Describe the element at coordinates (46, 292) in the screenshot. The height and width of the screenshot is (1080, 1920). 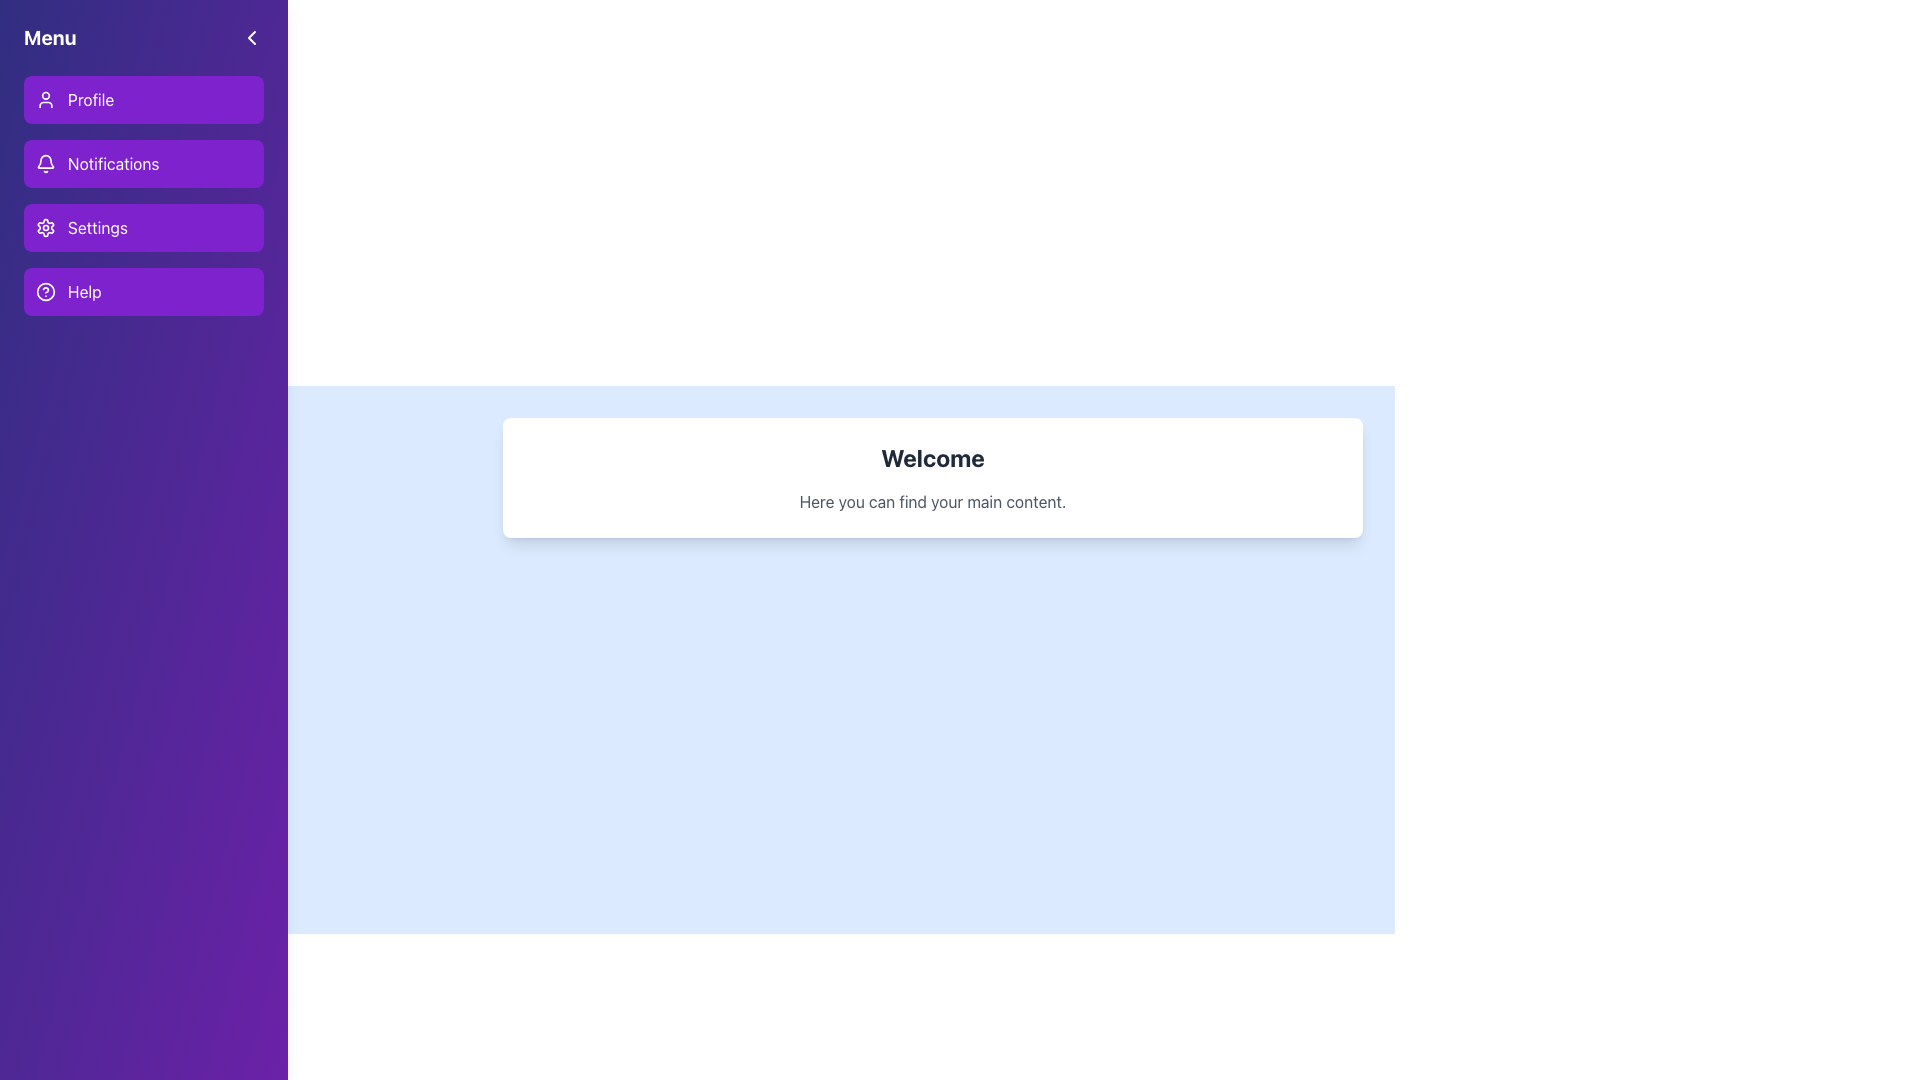
I see `the circular icon with a hollow outline and a question mark in its center, located within the 'Help' button in the vertical navigation bar` at that location.